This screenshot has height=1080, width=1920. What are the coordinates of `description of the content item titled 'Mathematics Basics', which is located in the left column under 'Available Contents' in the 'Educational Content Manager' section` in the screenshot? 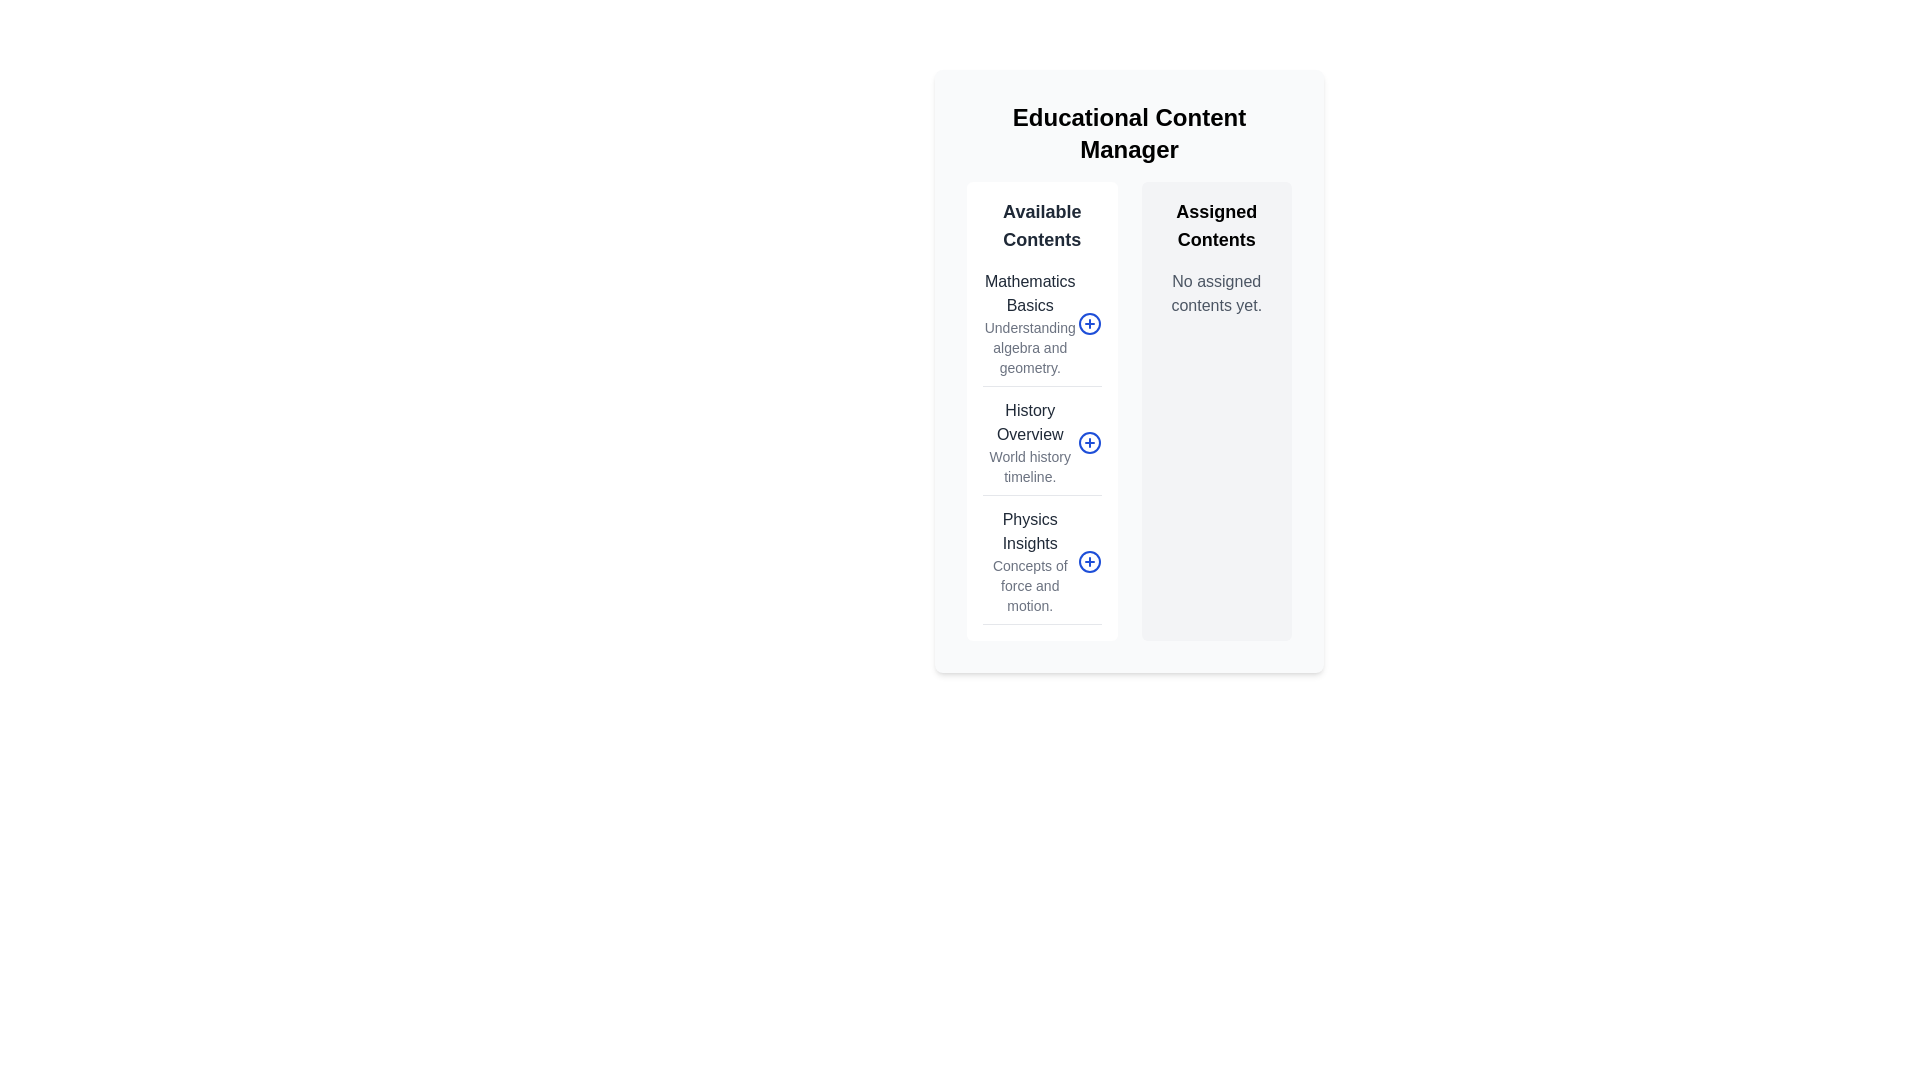 It's located at (1041, 327).